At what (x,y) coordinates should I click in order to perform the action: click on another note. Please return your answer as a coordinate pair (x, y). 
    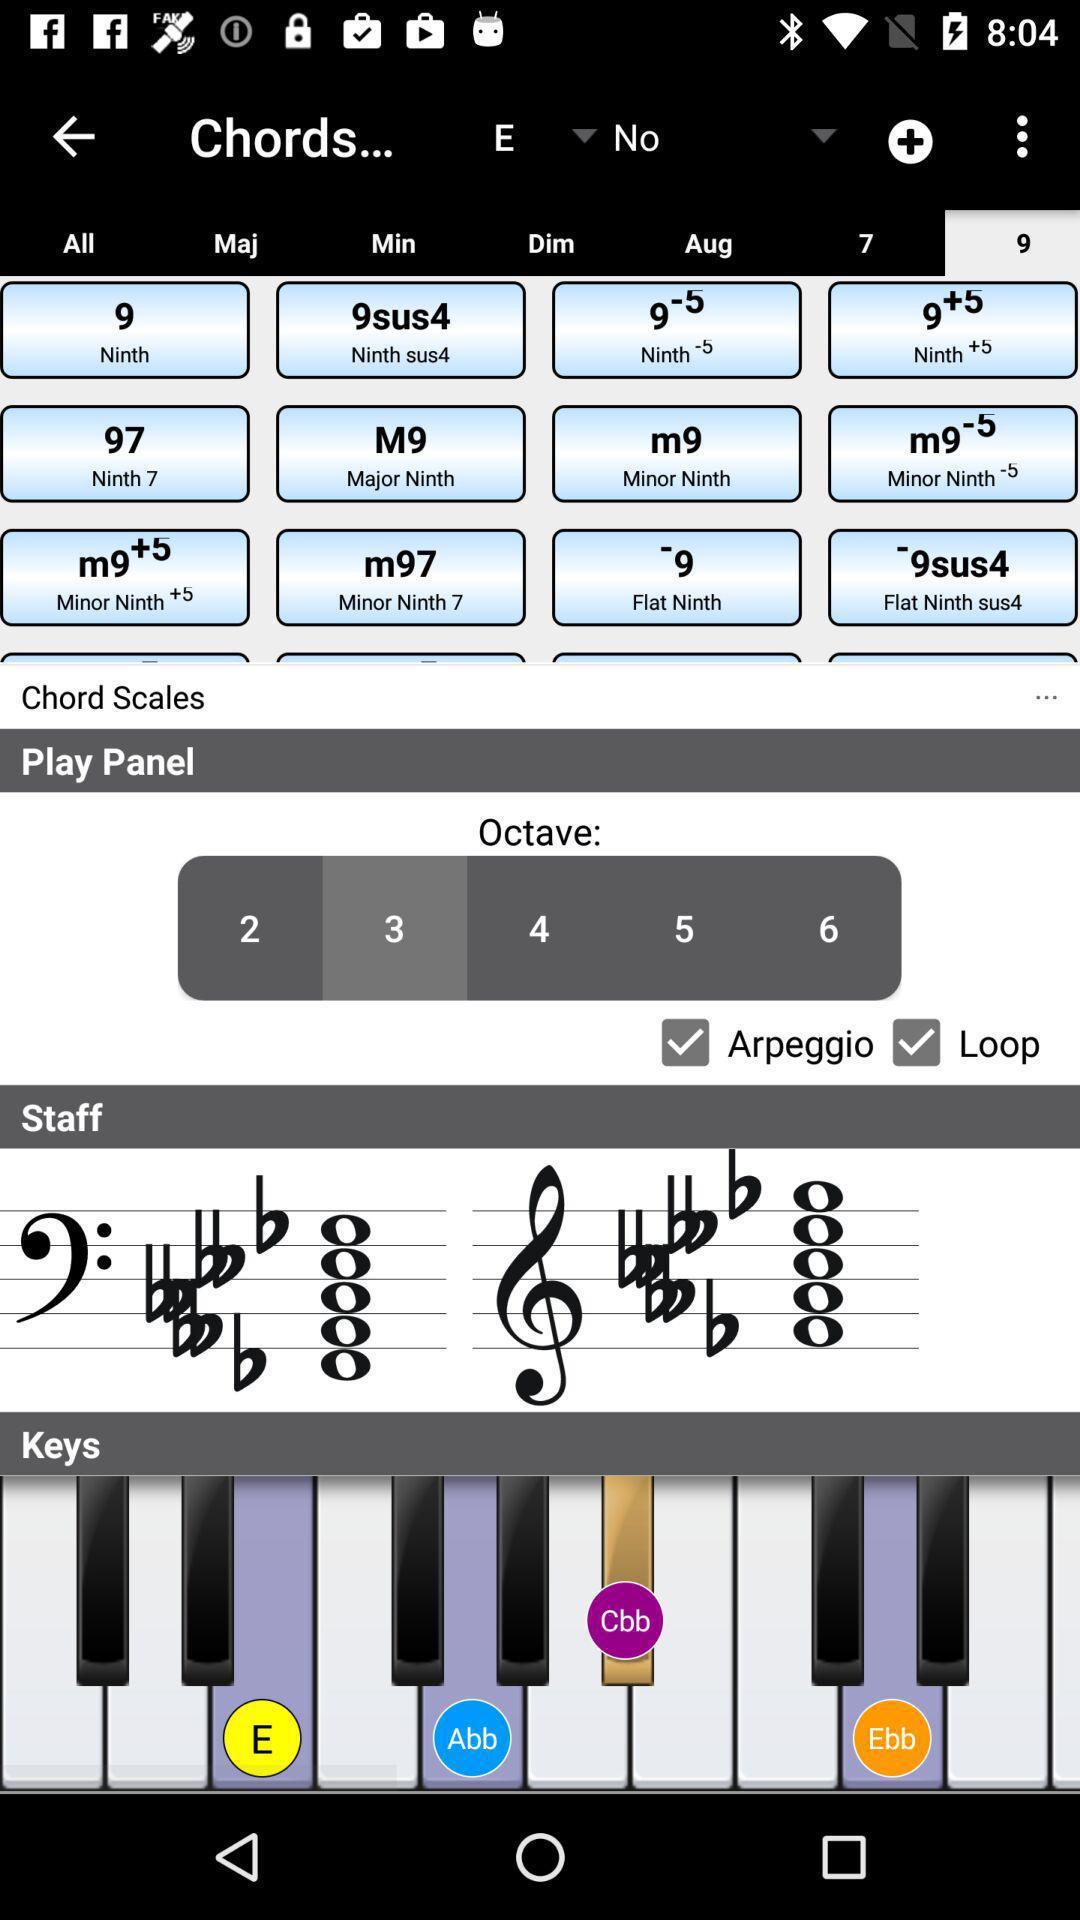
    Looking at the image, I should click on (1063, 1633).